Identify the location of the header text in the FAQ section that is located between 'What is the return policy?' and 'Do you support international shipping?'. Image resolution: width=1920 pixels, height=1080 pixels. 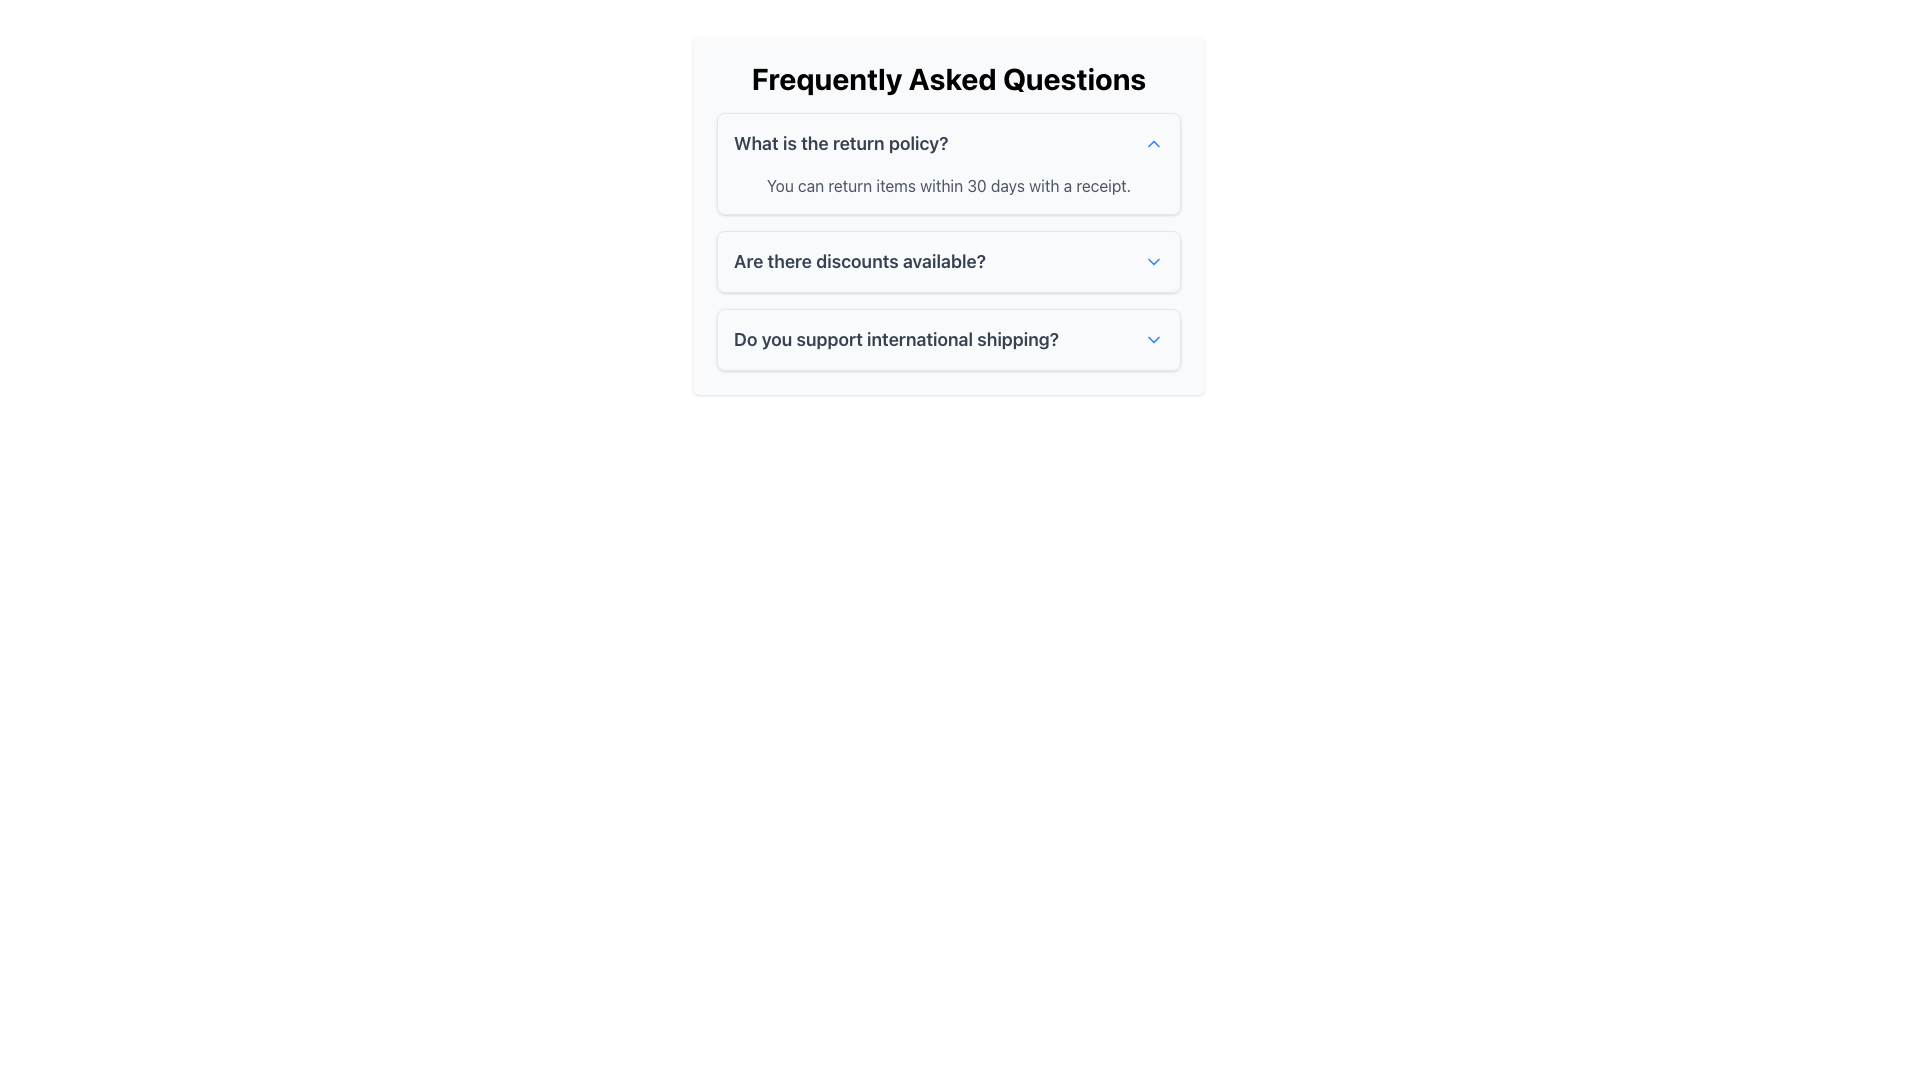
(859, 261).